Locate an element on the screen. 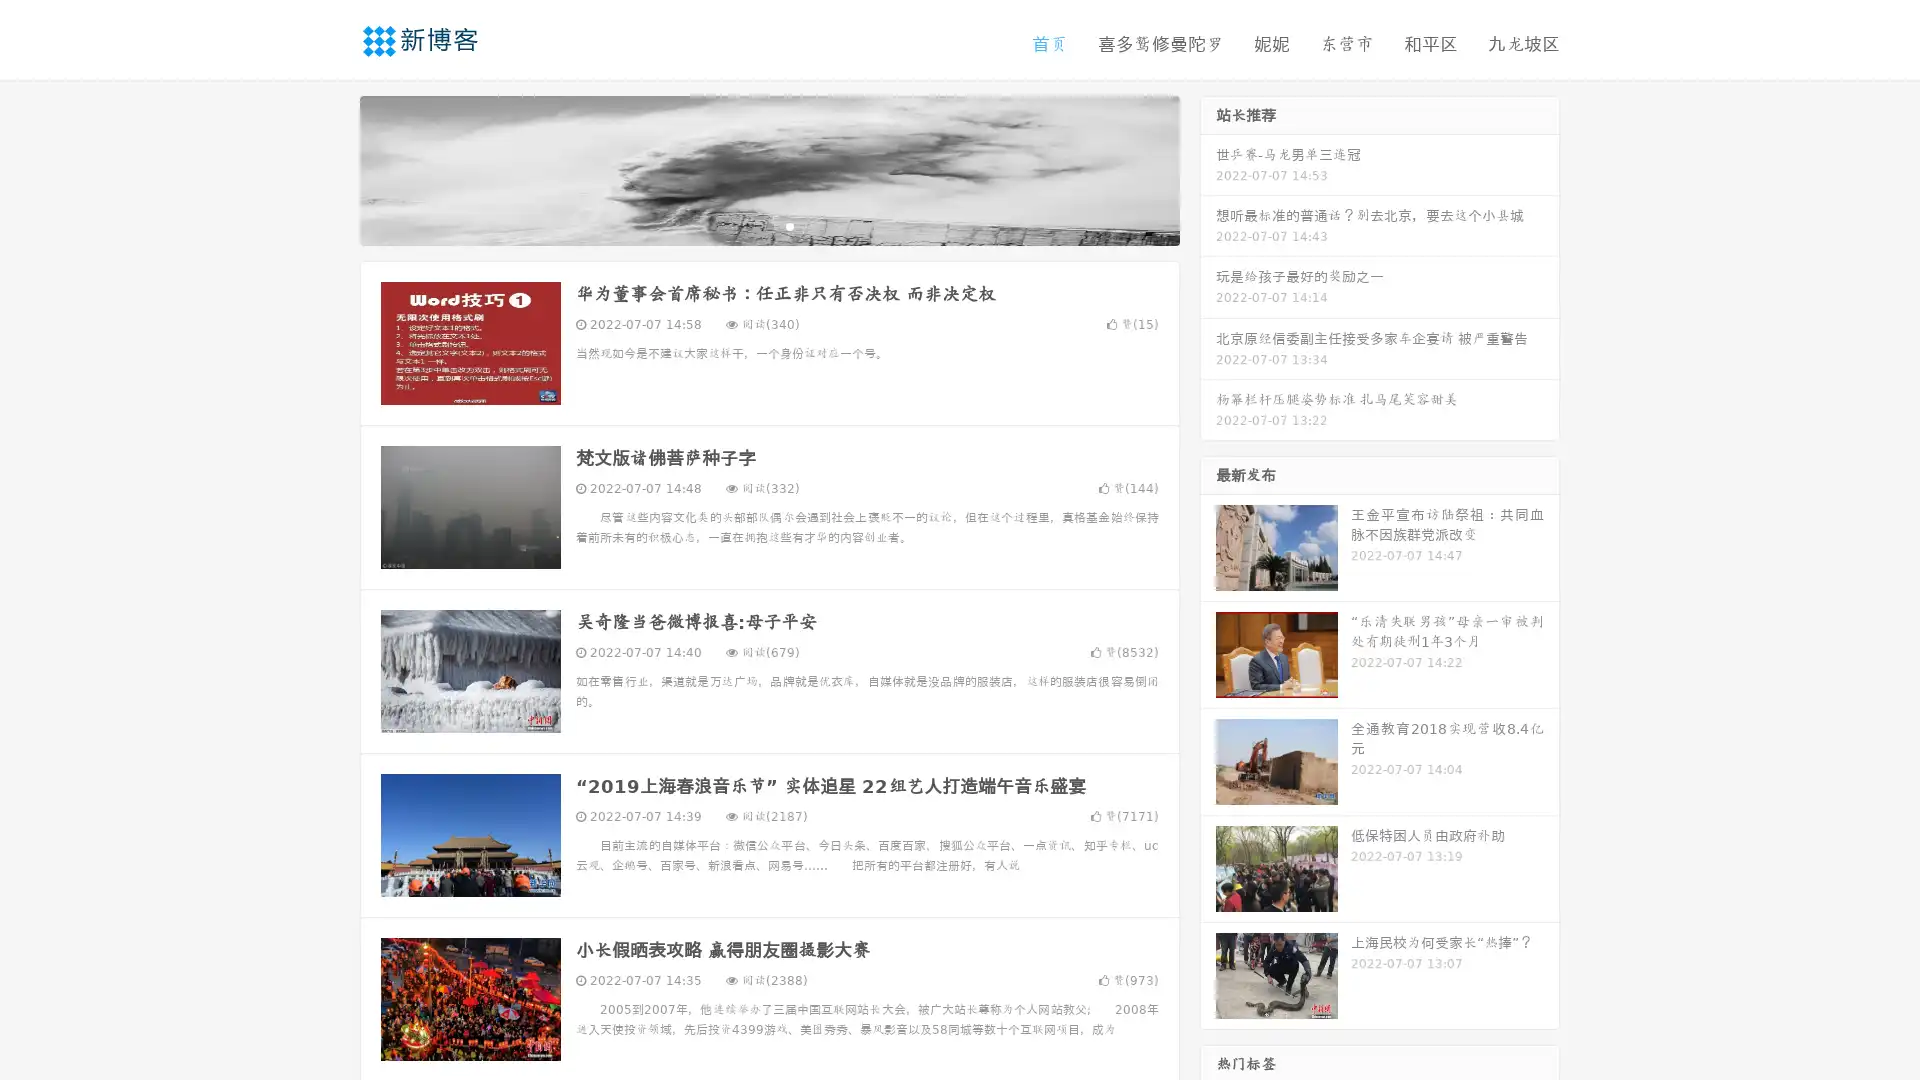 Image resolution: width=1920 pixels, height=1080 pixels. Go to slide 2 is located at coordinates (768, 225).